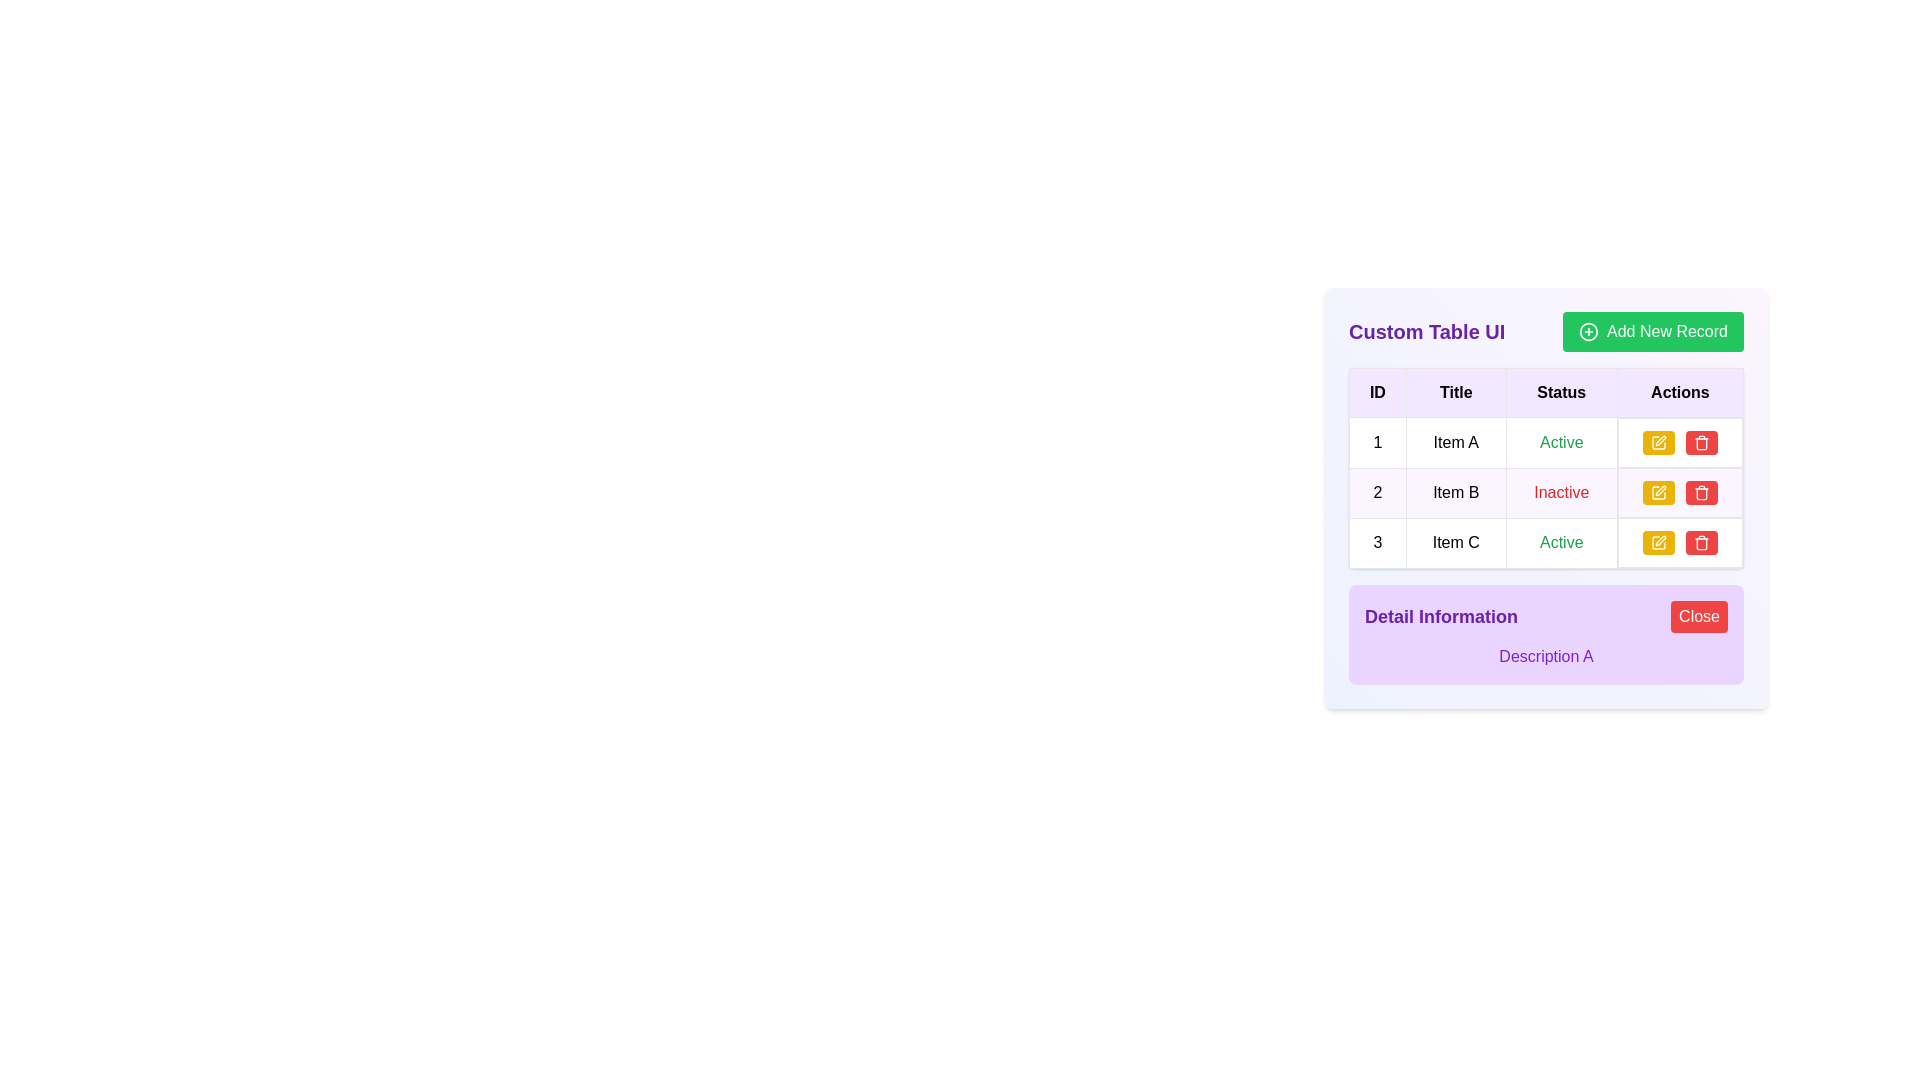 This screenshot has width=1920, height=1080. What do you see at coordinates (1701, 442) in the screenshot?
I see `the delete button with an icon located in the Actions column of the third row in the table for keyboard navigation` at bounding box center [1701, 442].